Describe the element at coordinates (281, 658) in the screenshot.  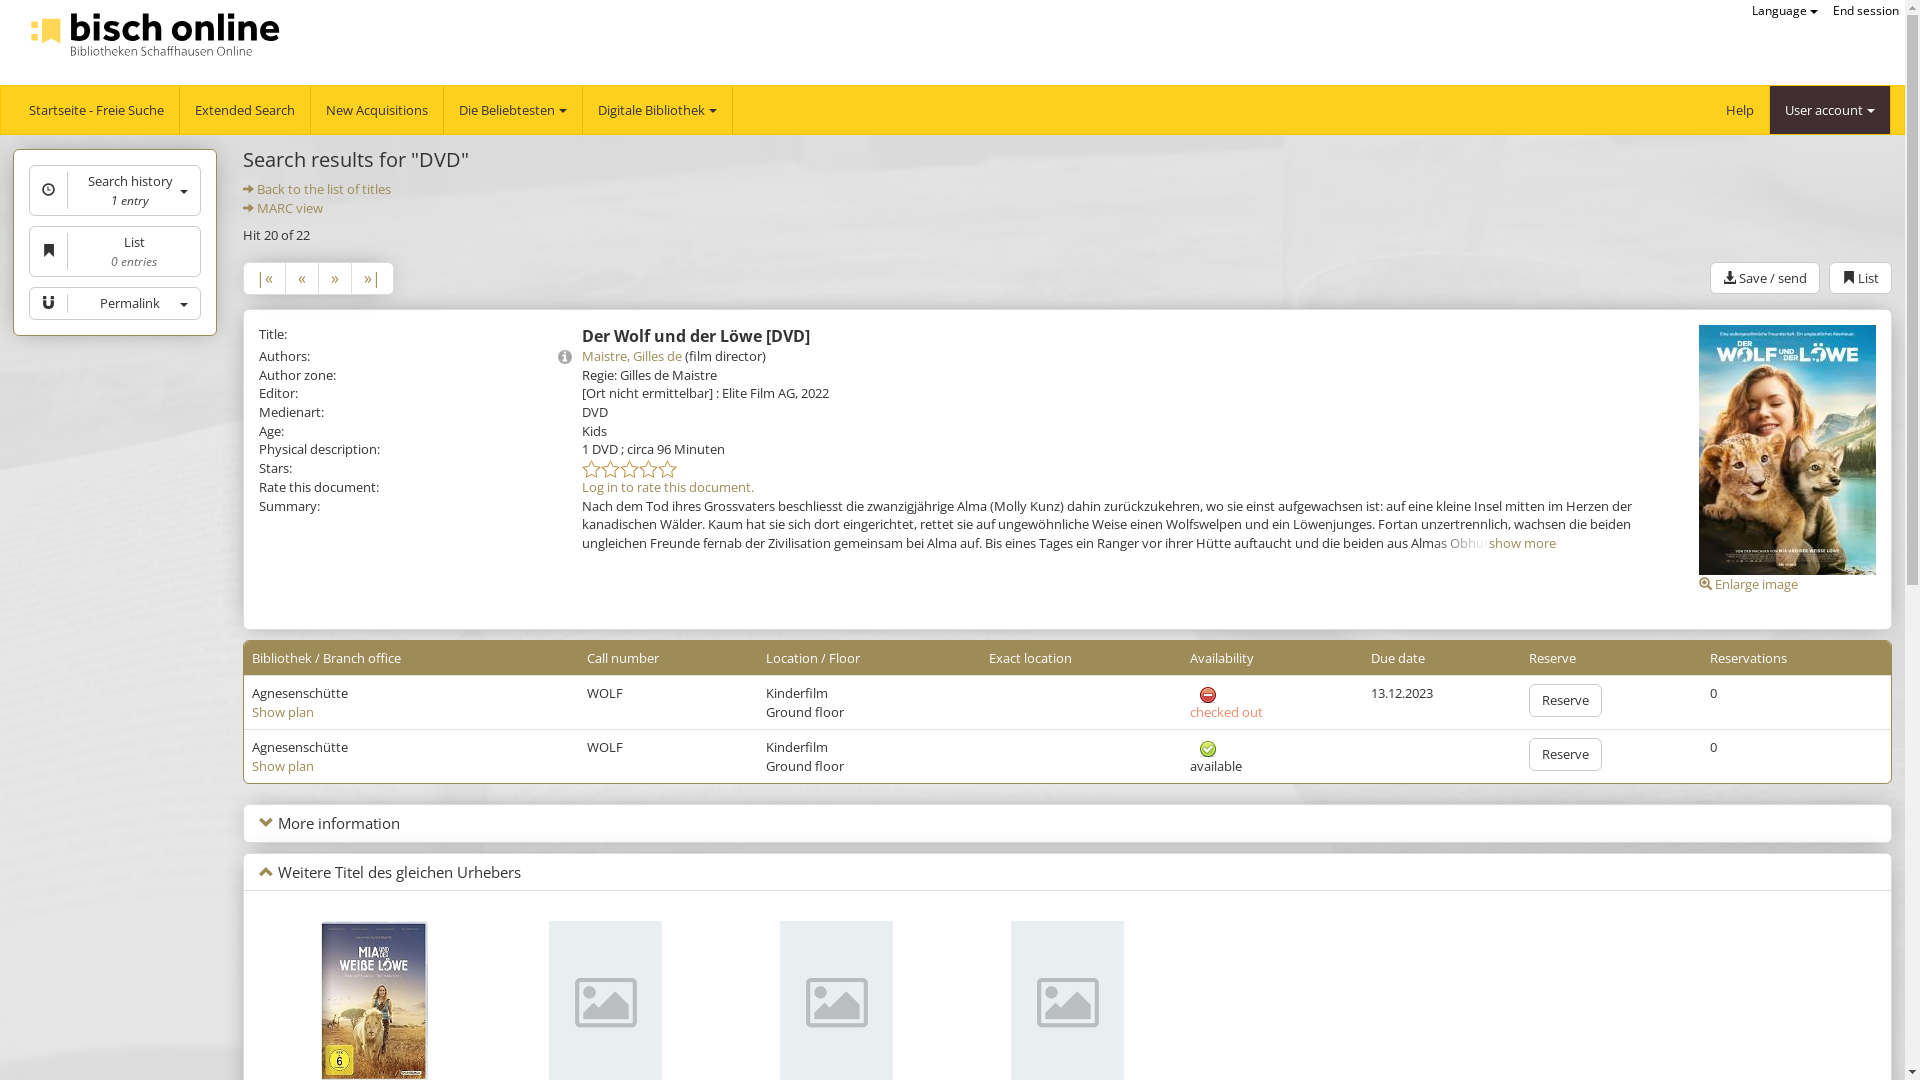
I see `'Bibliothek'` at that location.